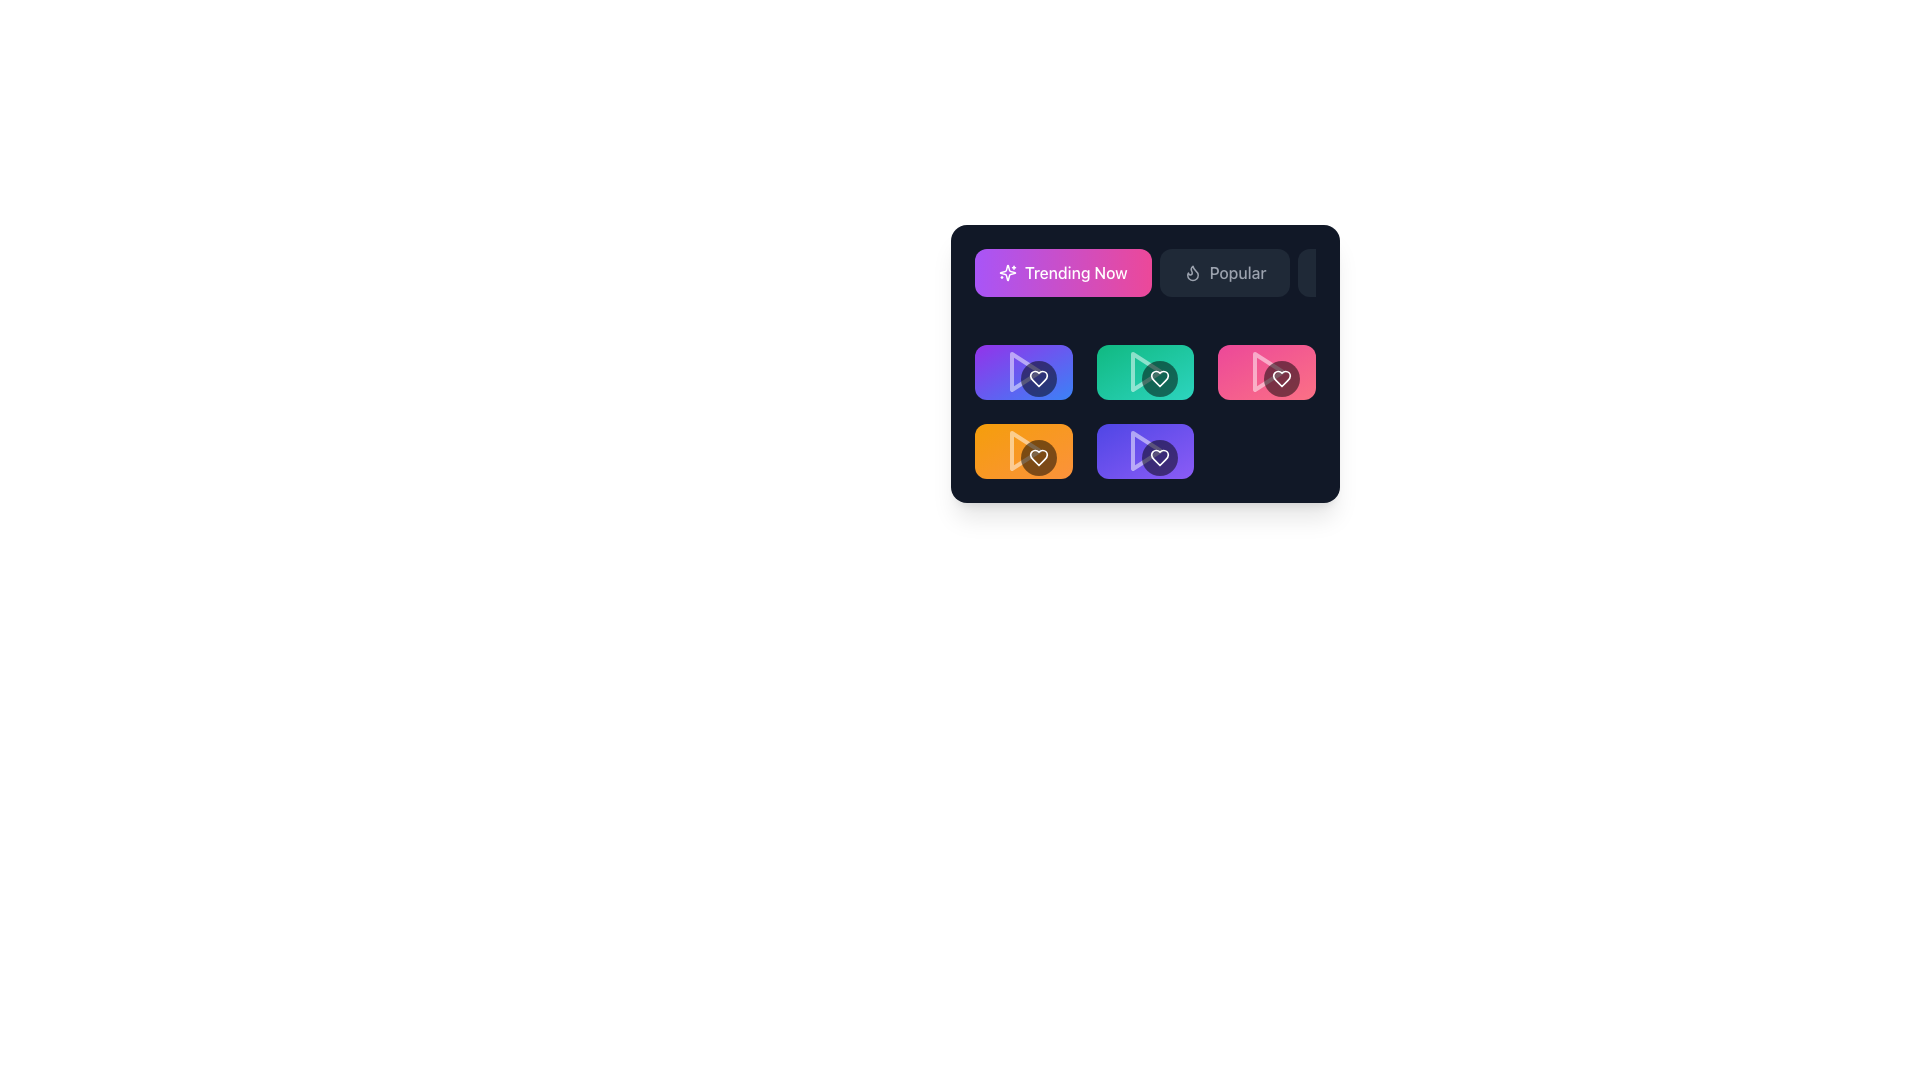  Describe the element at coordinates (1145, 372) in the screenshot. I see `the Interactive Media Thumbnail tile with a gradient background and play icon` at that location.